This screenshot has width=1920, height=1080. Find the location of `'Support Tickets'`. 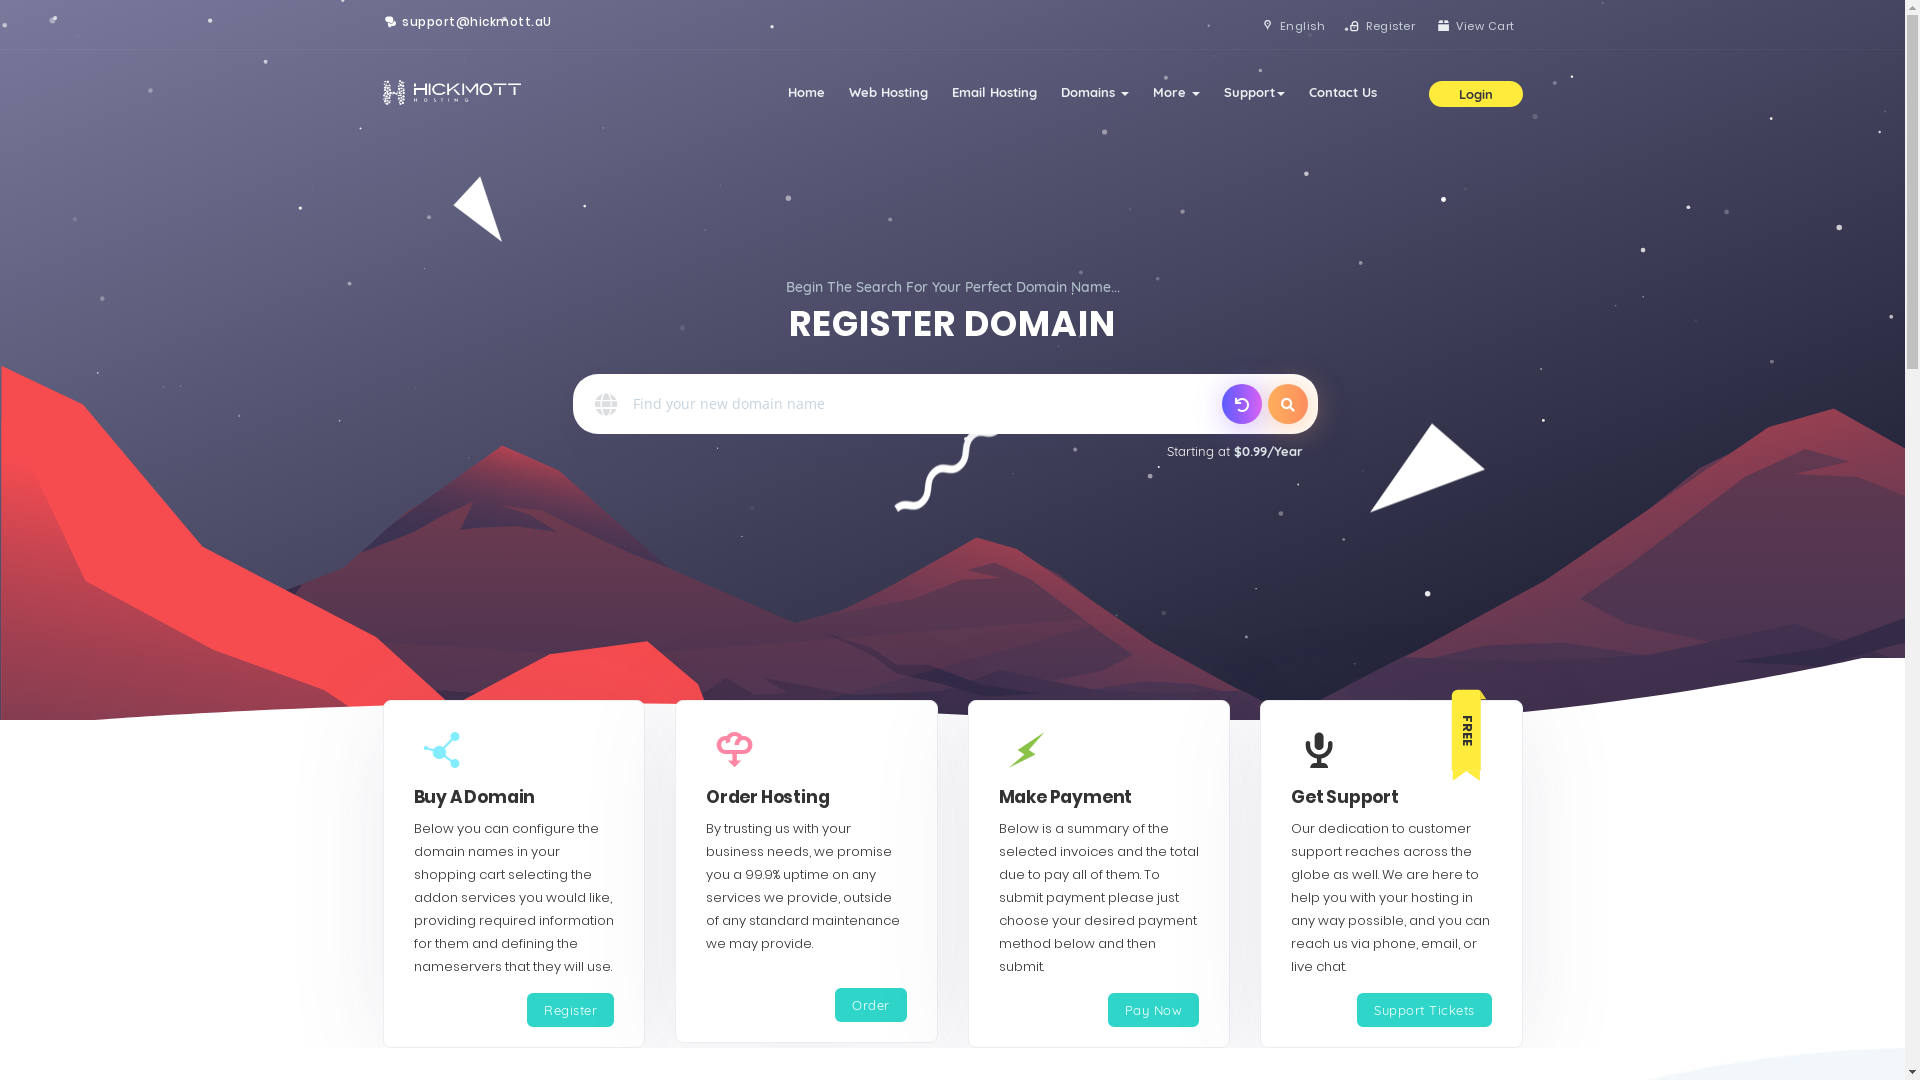

'Support Tickets' is located at coordinates (1423, 1010).